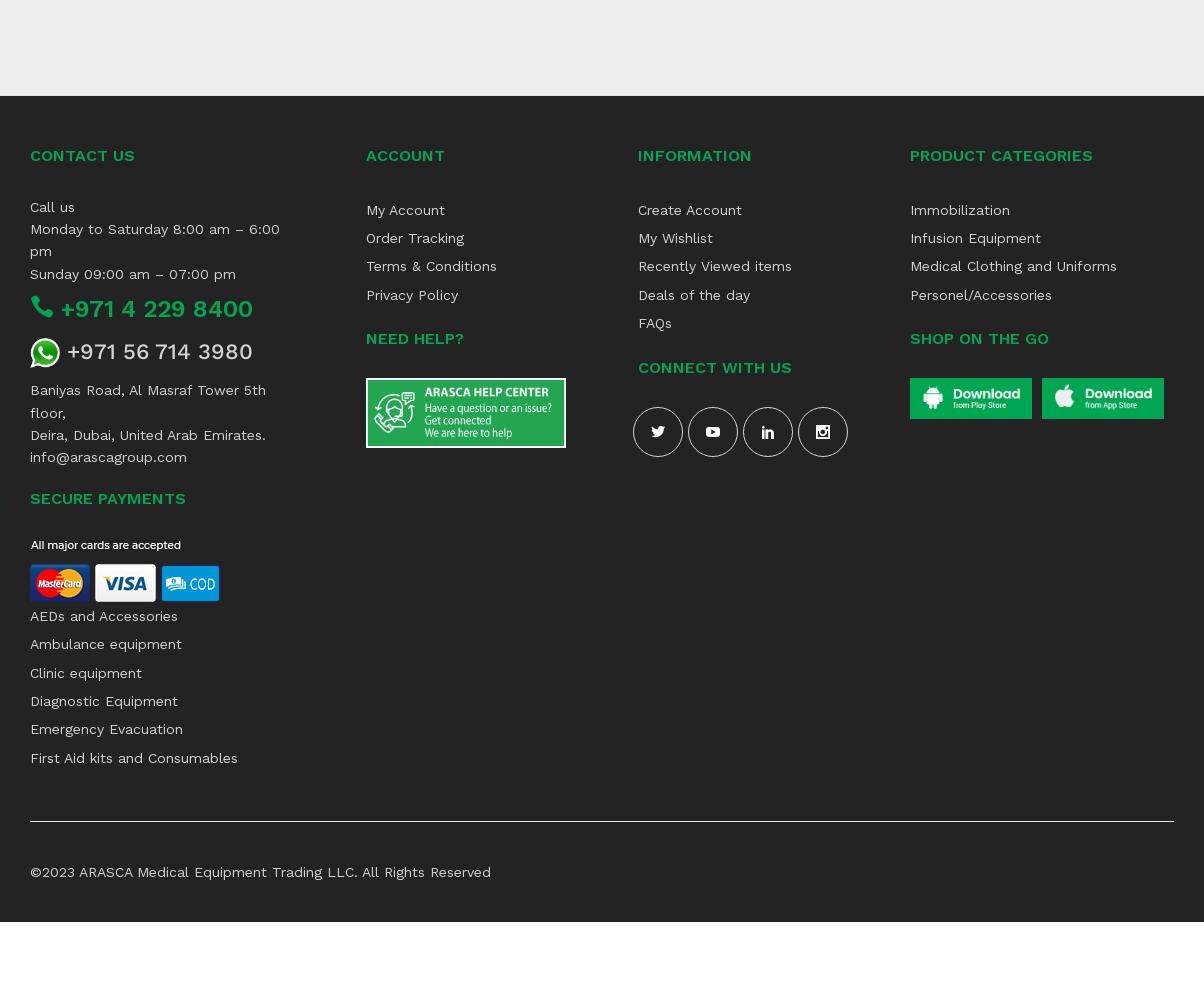  I want to click on 'Medical Clothing and Uniforms', so click(1013, 266).